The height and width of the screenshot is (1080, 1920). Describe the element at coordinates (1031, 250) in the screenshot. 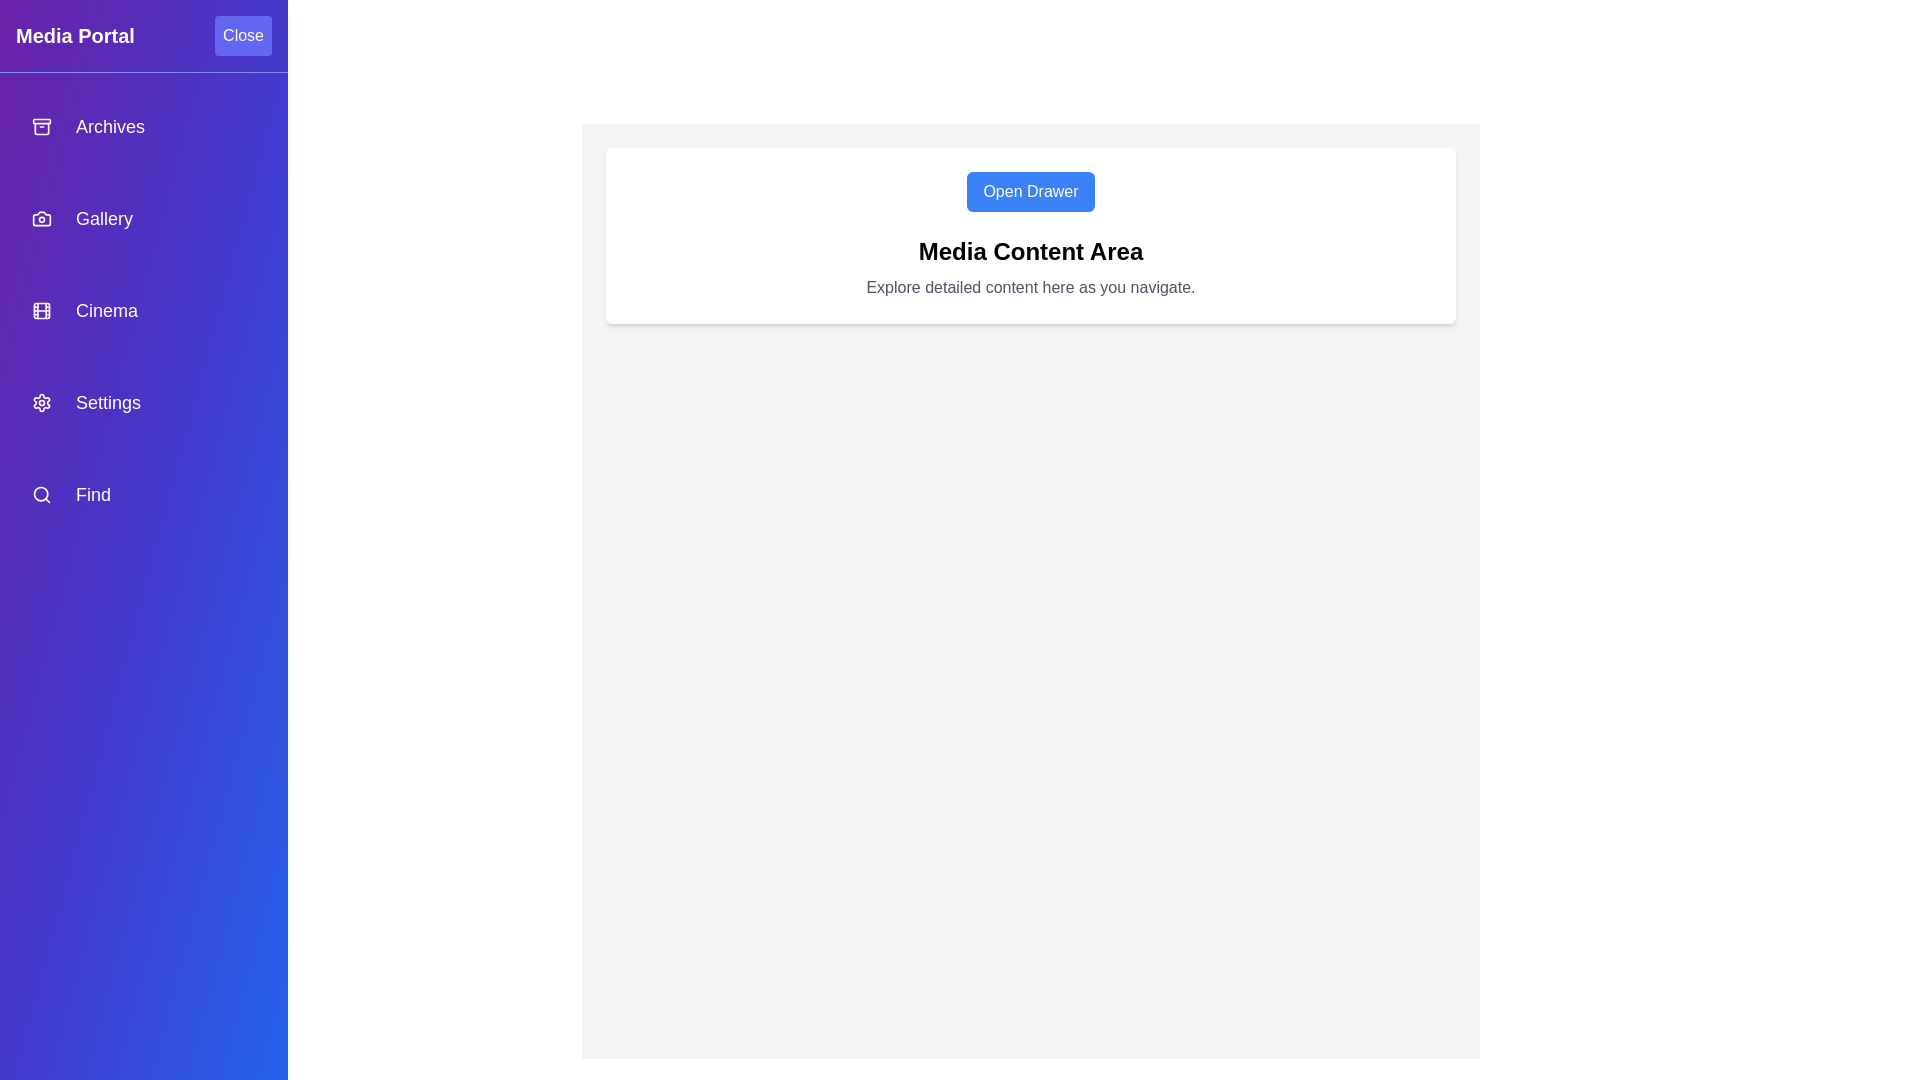

I see `the 'Media Content Area' text to read its content` at that location.